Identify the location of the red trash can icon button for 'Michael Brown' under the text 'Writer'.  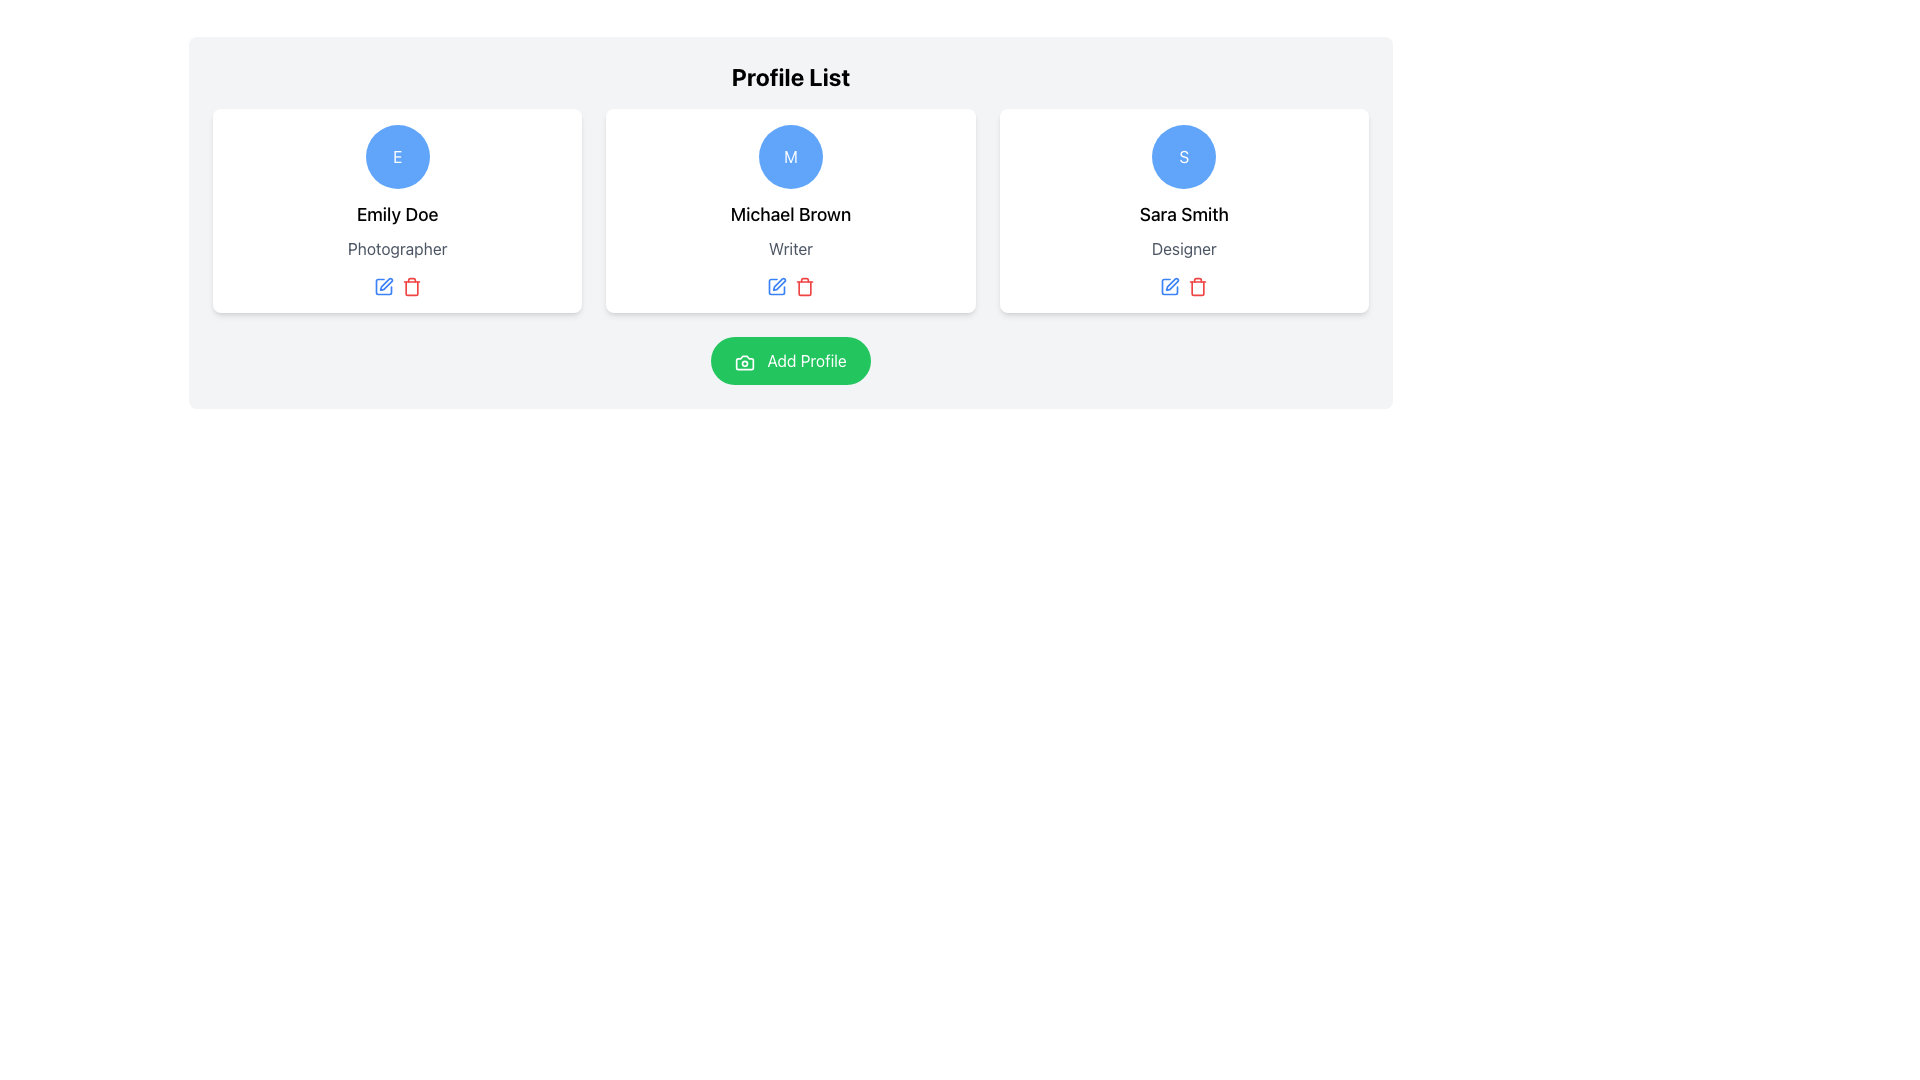
(805, 286).